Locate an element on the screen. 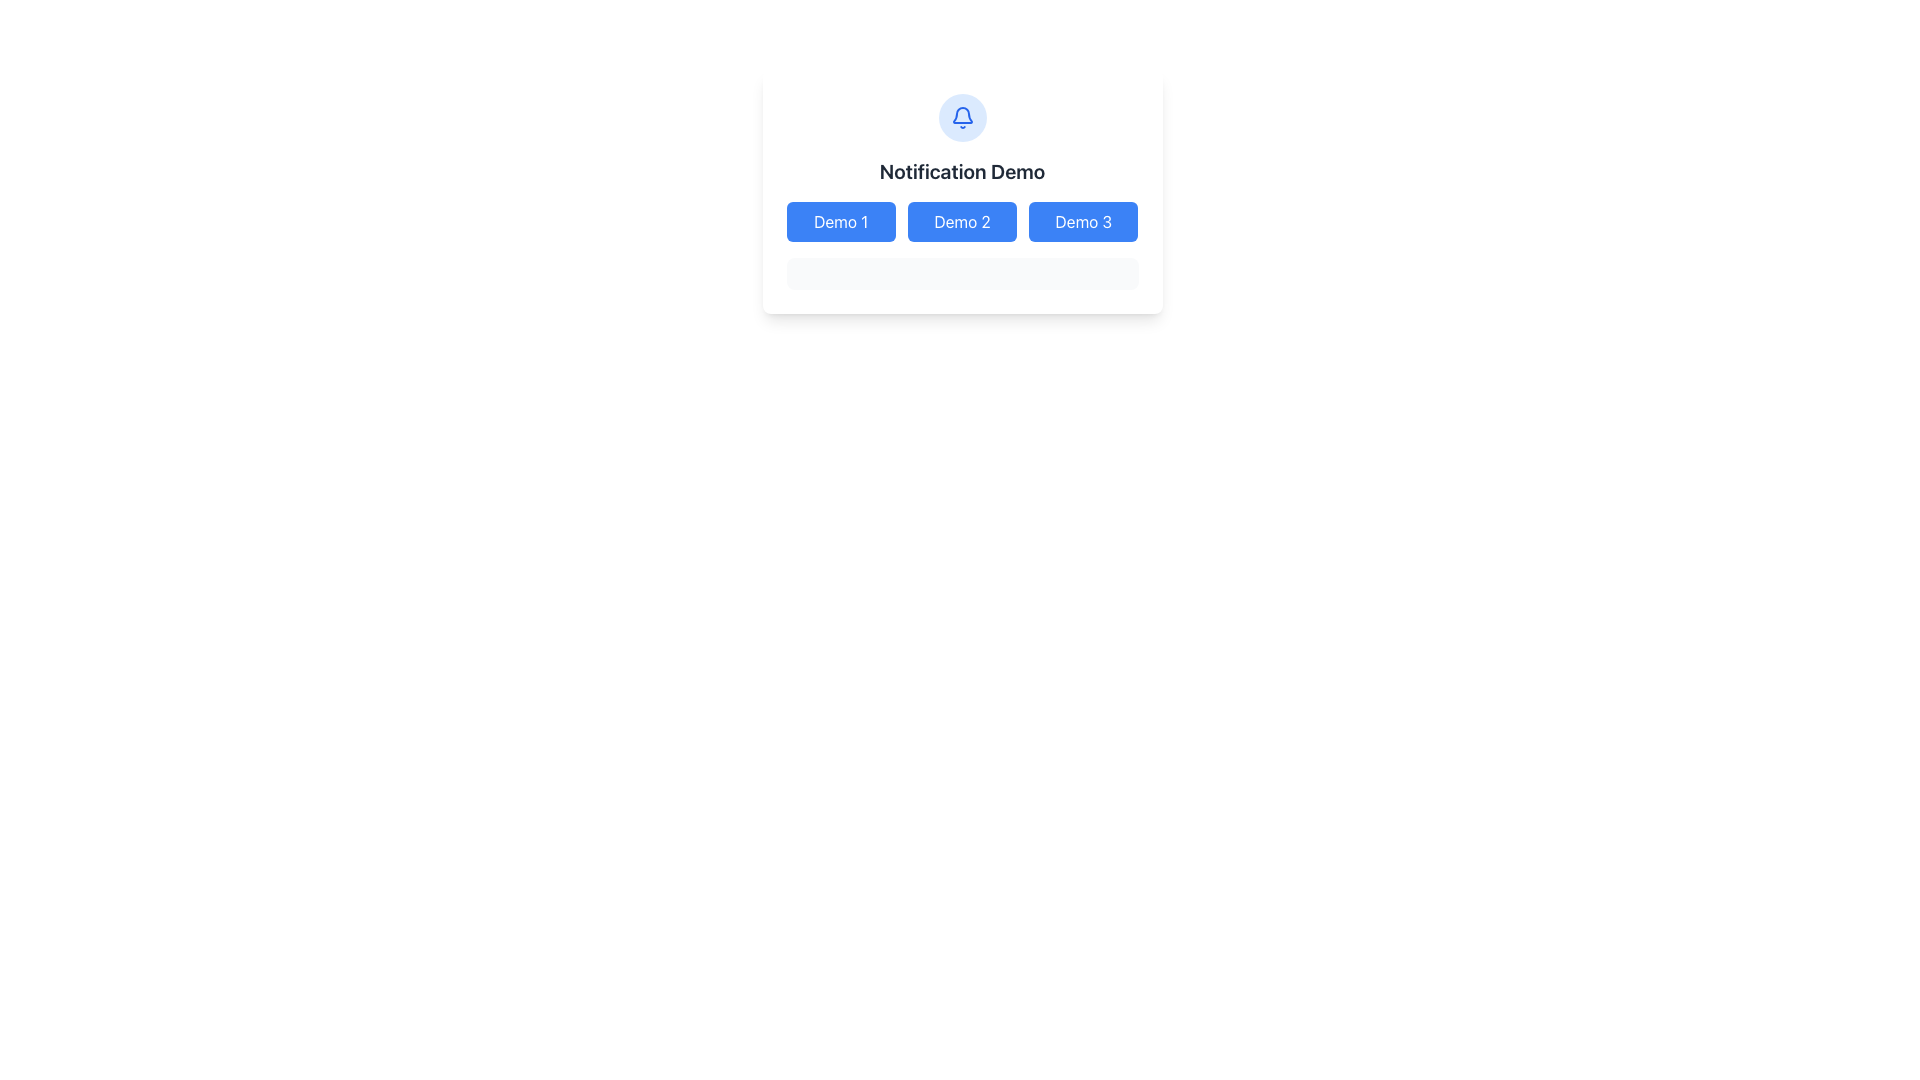  the notification icon located at the top center of the card component, above the blue buttons labeled 'Demo 1', 'Demo 2', and 'Demo 3' is located at coordinates (962, 118).